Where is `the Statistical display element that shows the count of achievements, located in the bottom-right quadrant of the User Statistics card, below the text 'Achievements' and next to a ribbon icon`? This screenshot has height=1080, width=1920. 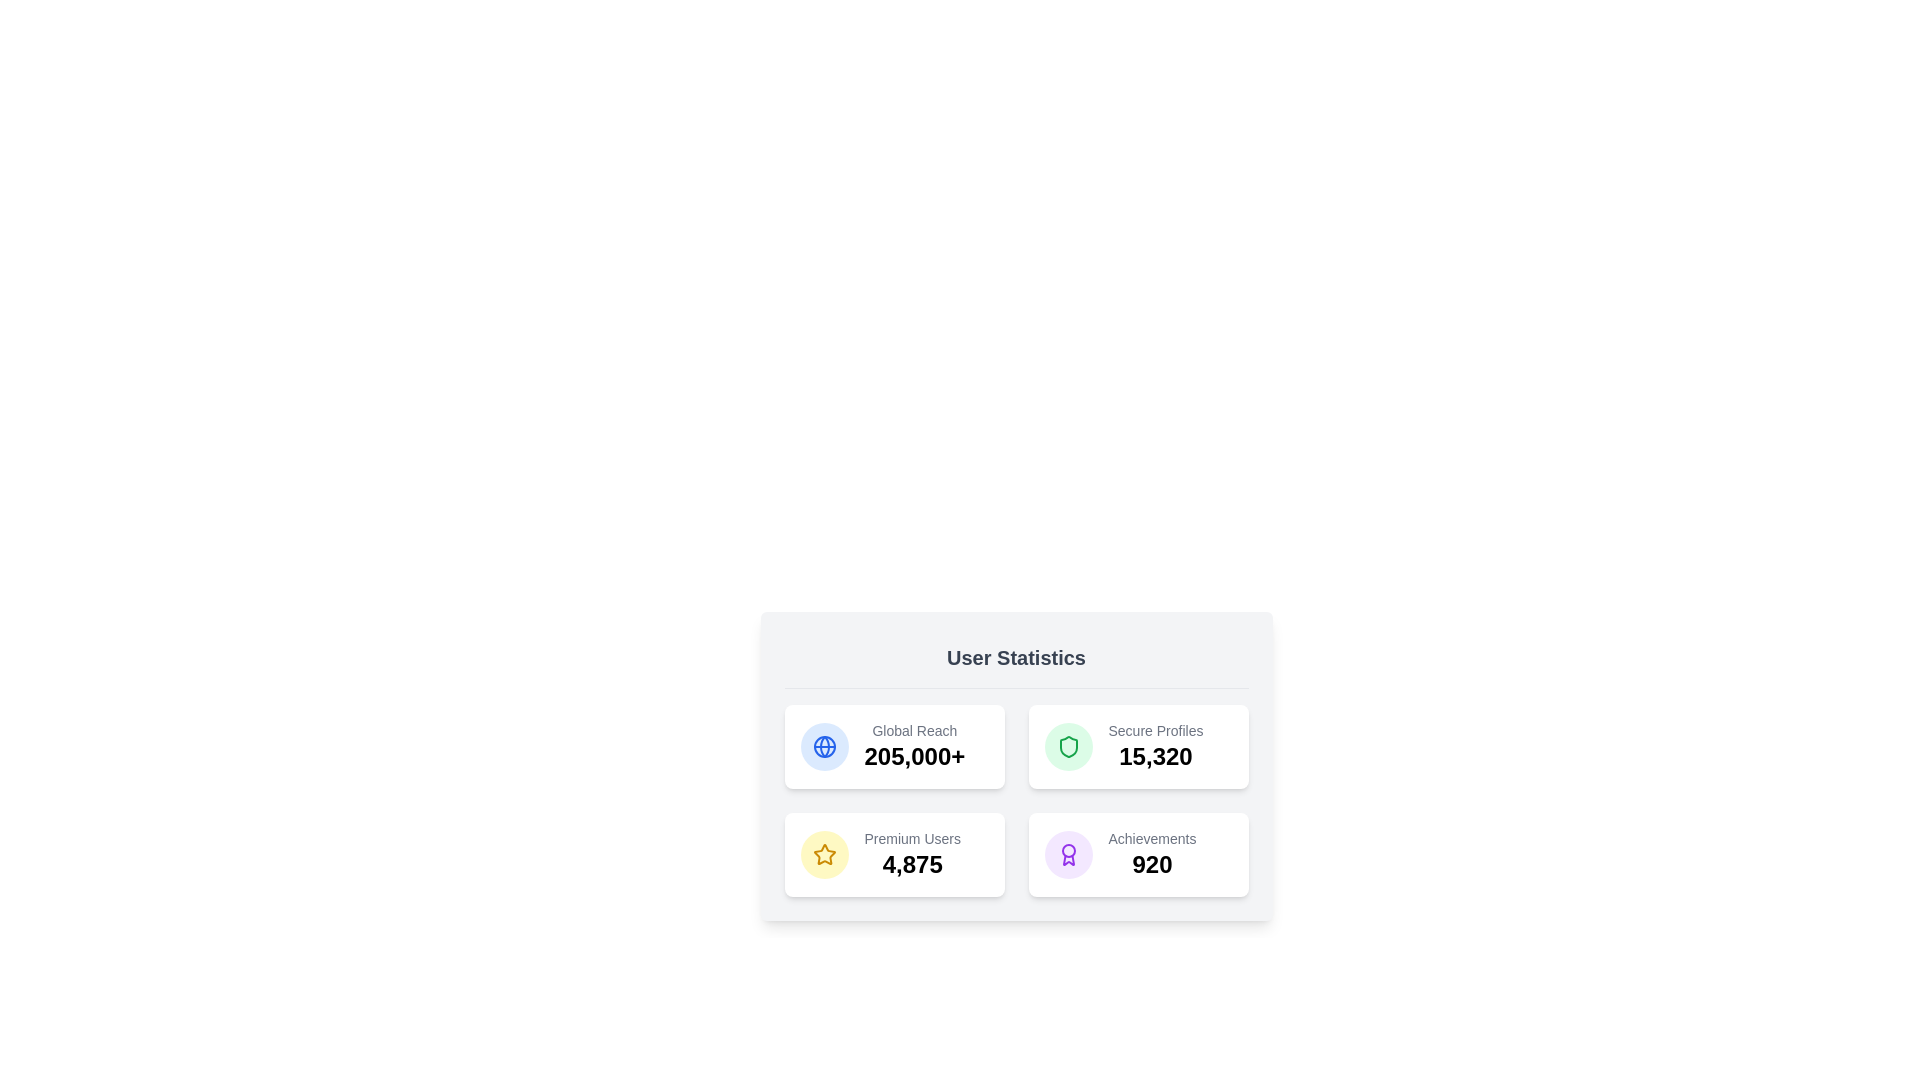 the Statistical display element that shows the count of achievements, located in the bottom-right quadrant of the User Statistics card, below the text 'Achievements' and next to a ribbon icon is located at coordinates (1152, 855).